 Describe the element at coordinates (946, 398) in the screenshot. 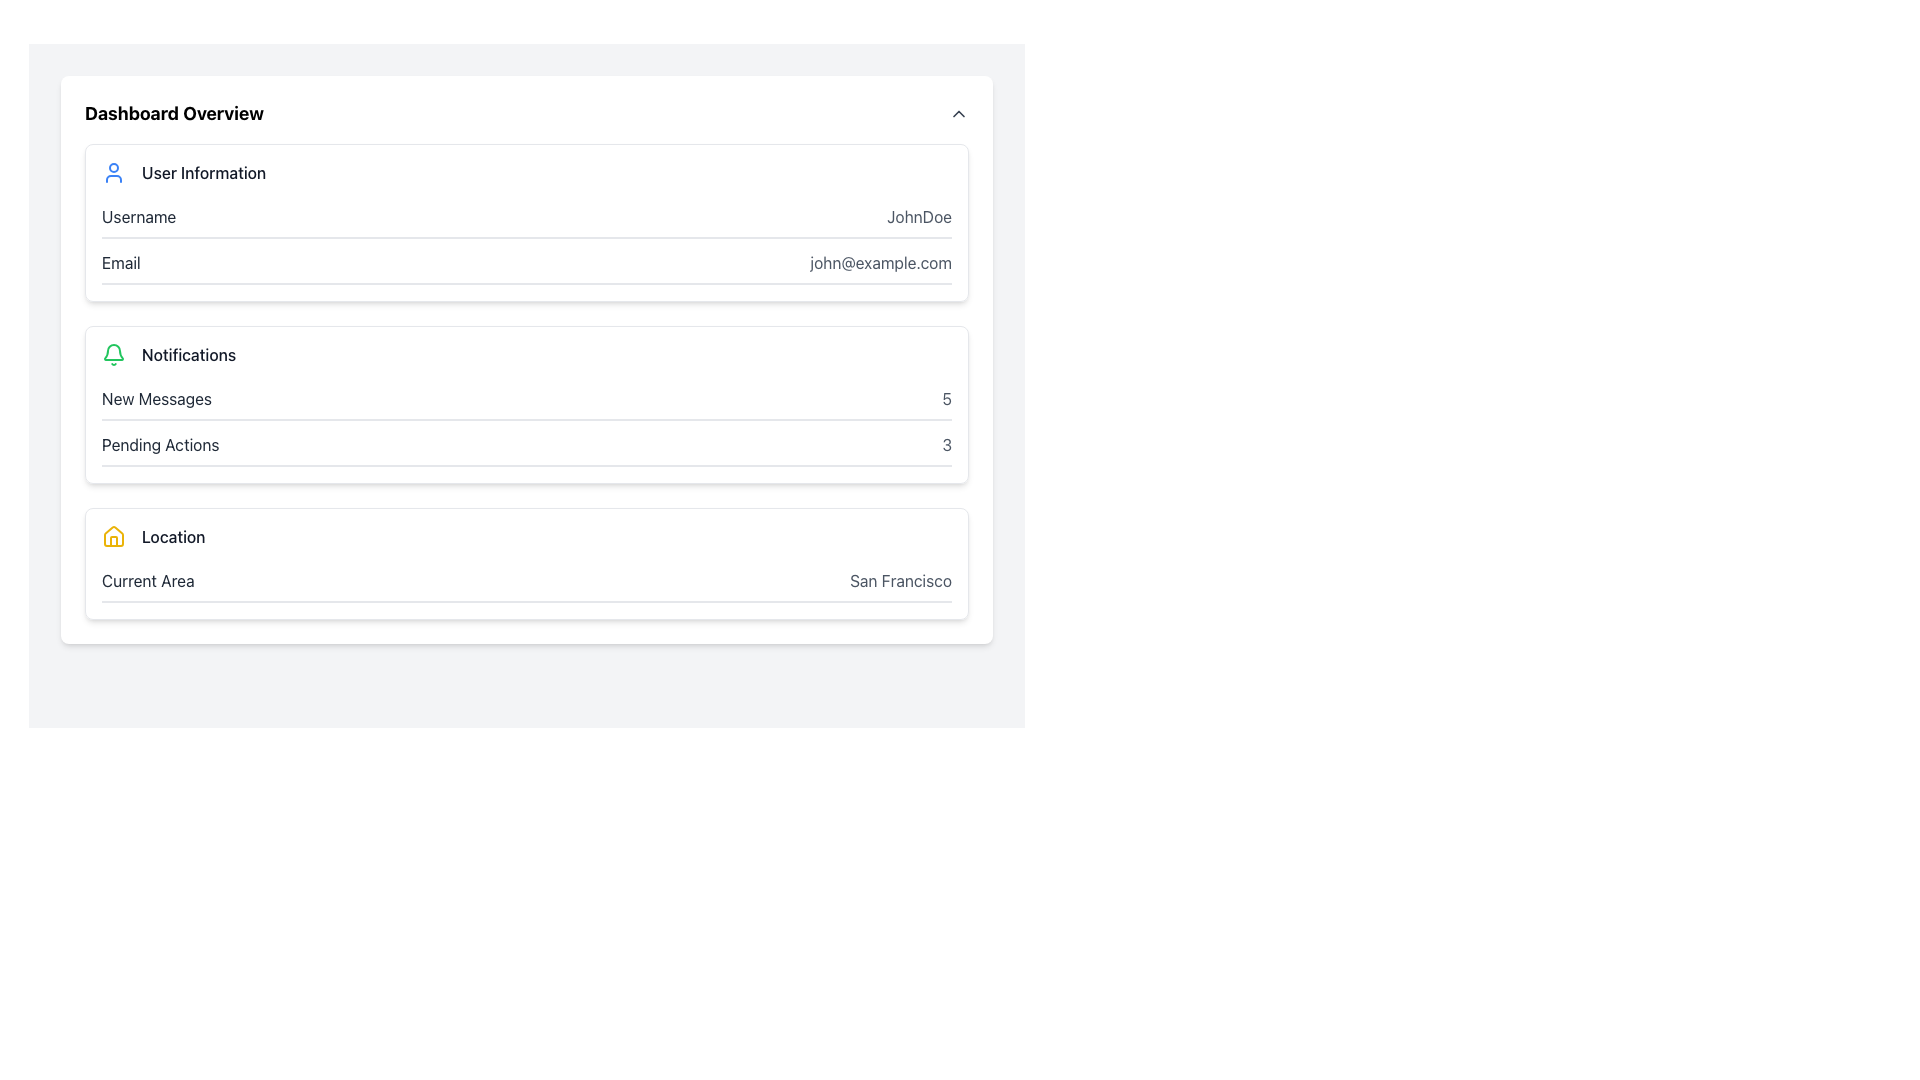

I see `the static text that indicates the count of unread messages, located at the top-right corner of the 'New Messages' section in the notifications block` at that location.